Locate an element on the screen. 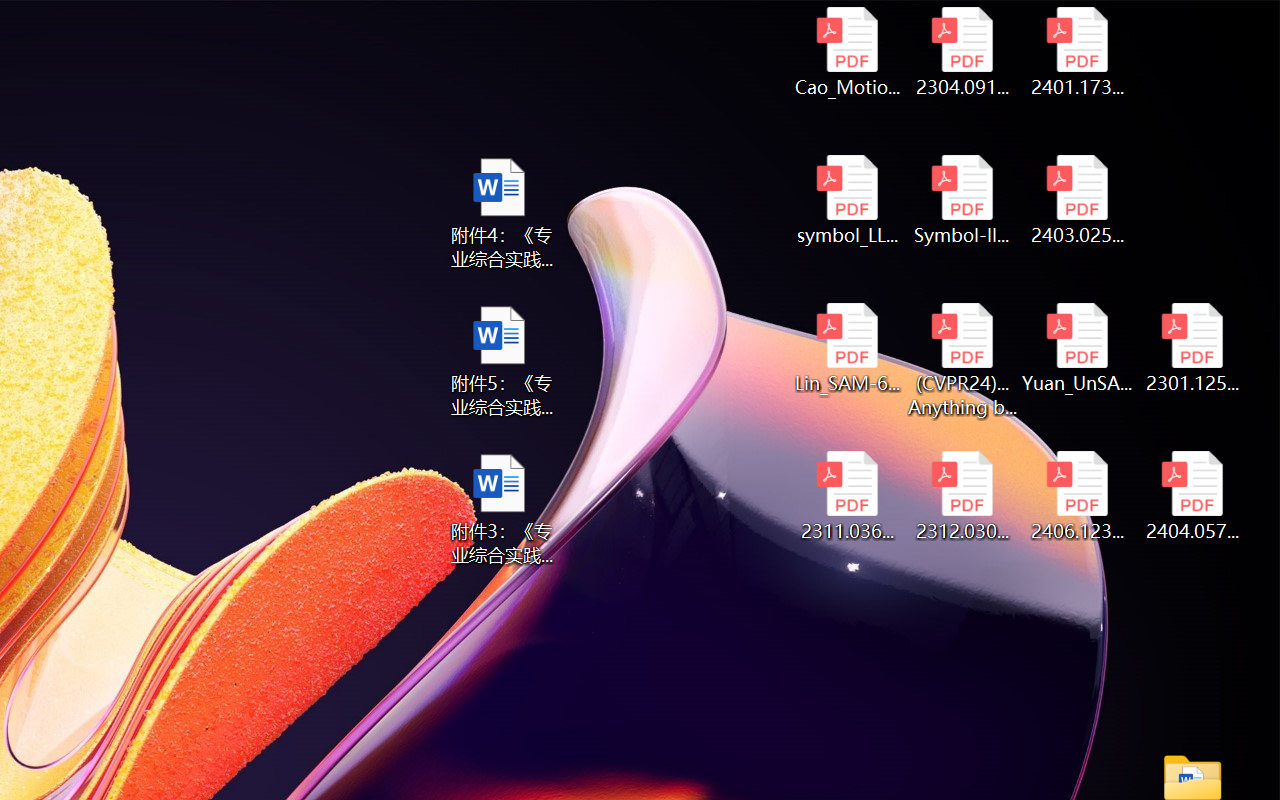 This screenshot has width=1280, height=800. 'symbol_LLM.pdf' is located at coordinates (847, 200).